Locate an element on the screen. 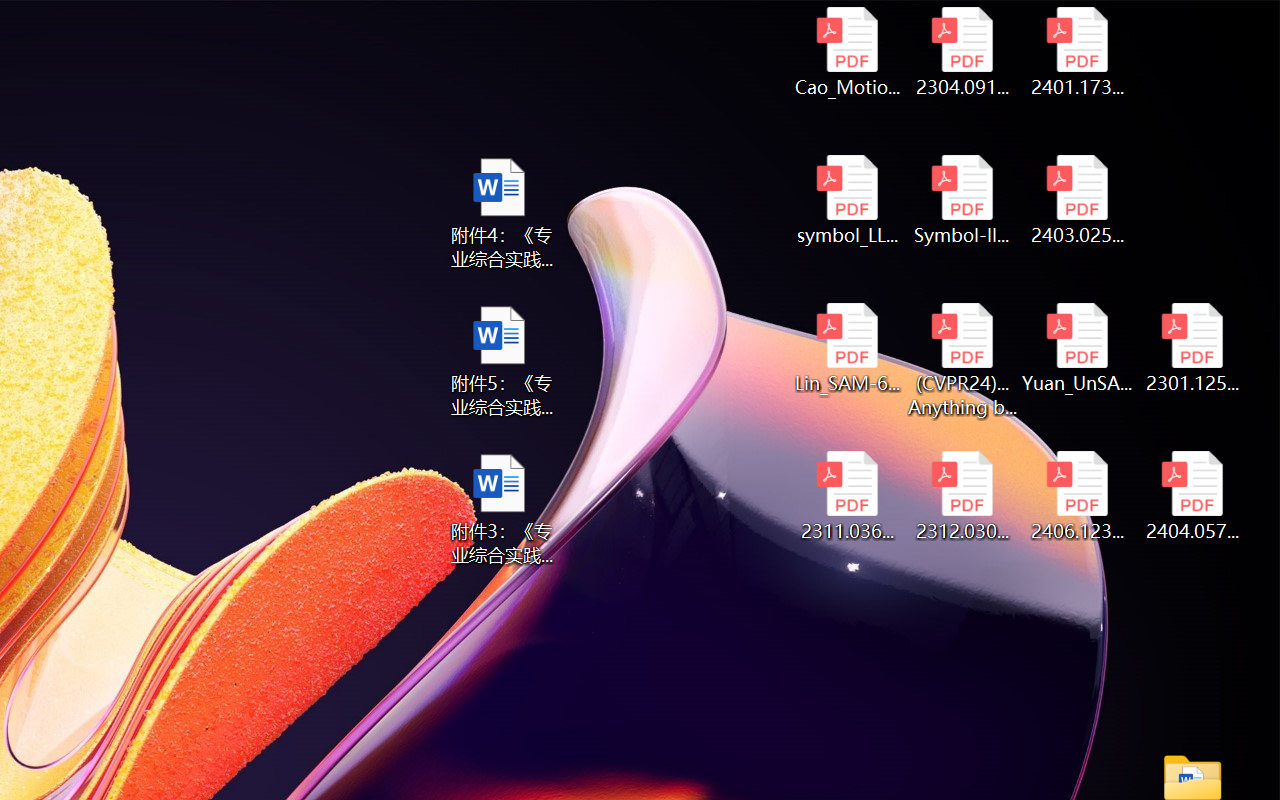 This screenshot has width=1280, height=800. 'symbol_LLM.pdf' is located at coordinates (847, 200).